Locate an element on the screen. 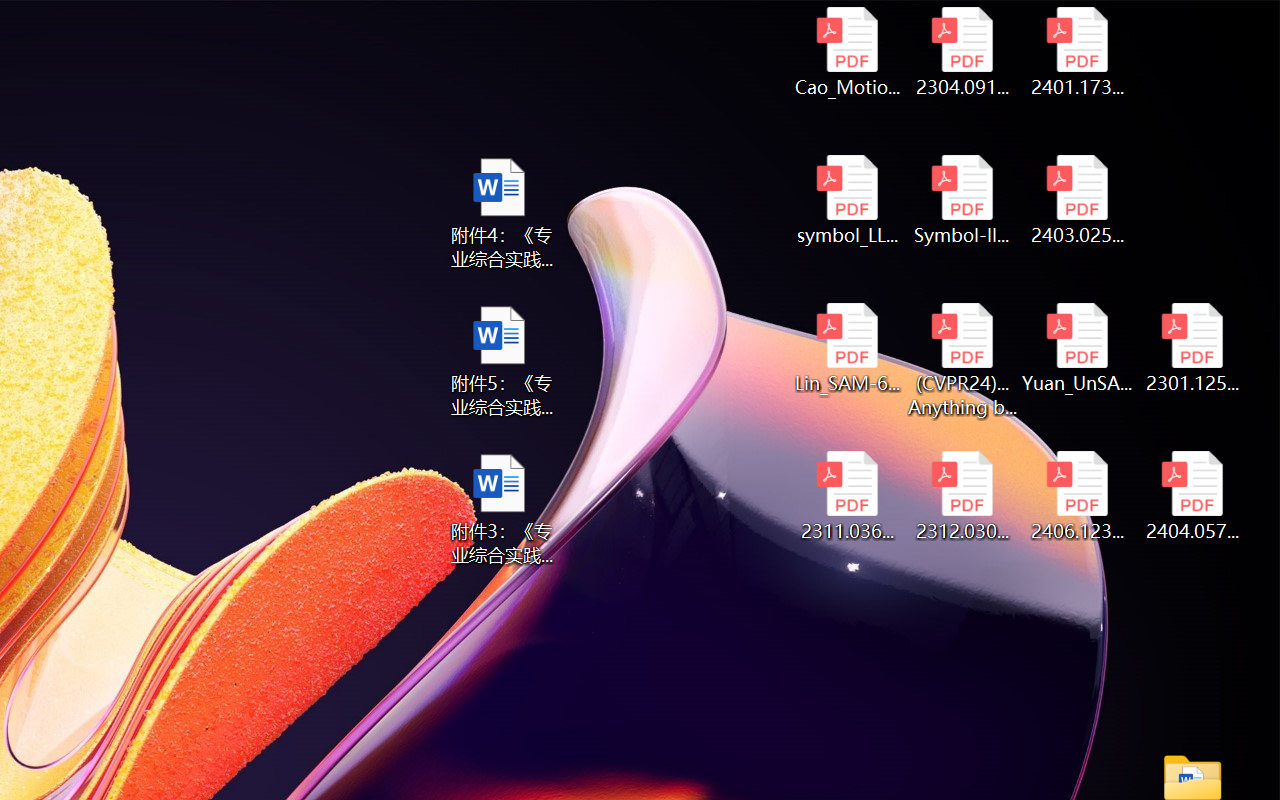 This screenshot has width=1280, height=800. 'symbol_LLM.pdf' is located at coordinates (847, 200).